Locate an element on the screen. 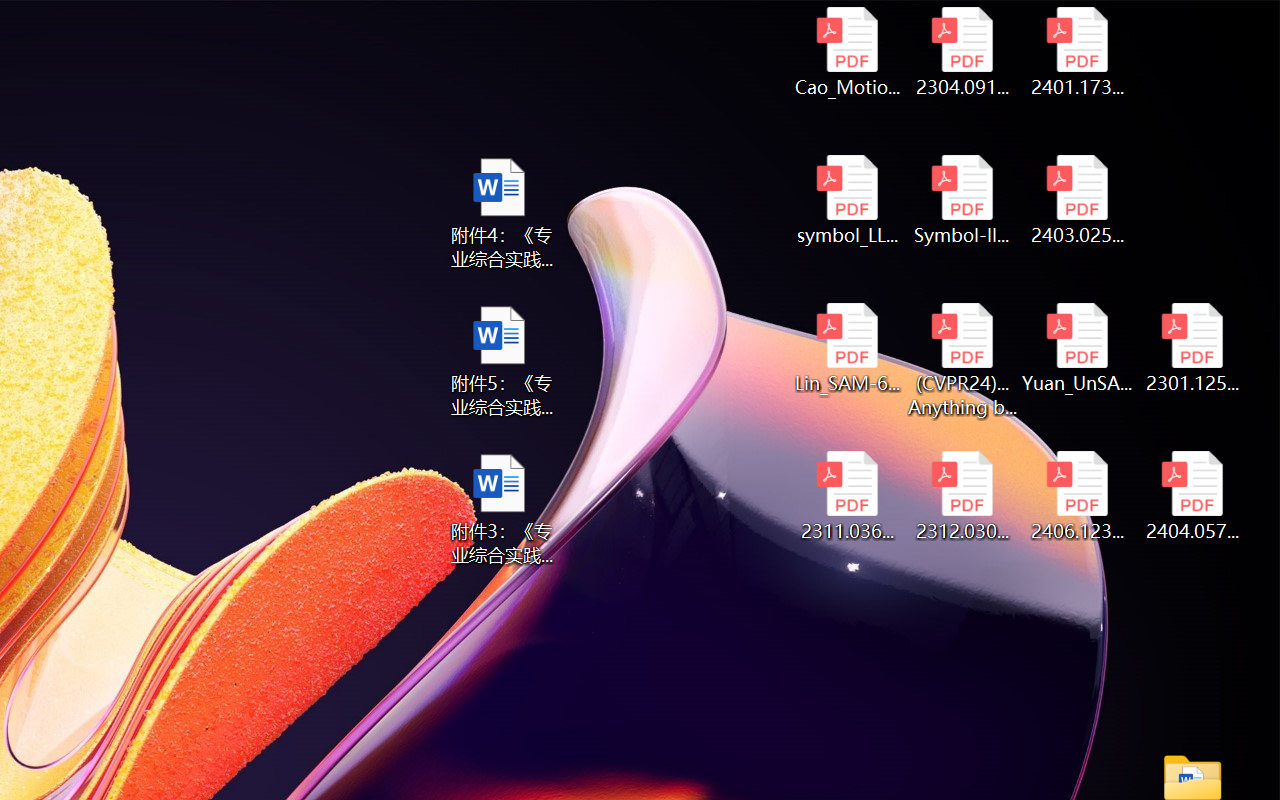 This screenshot has width=1280, height=800. 'symbol_LLM.pdf' is located at coordinates (847, 200).